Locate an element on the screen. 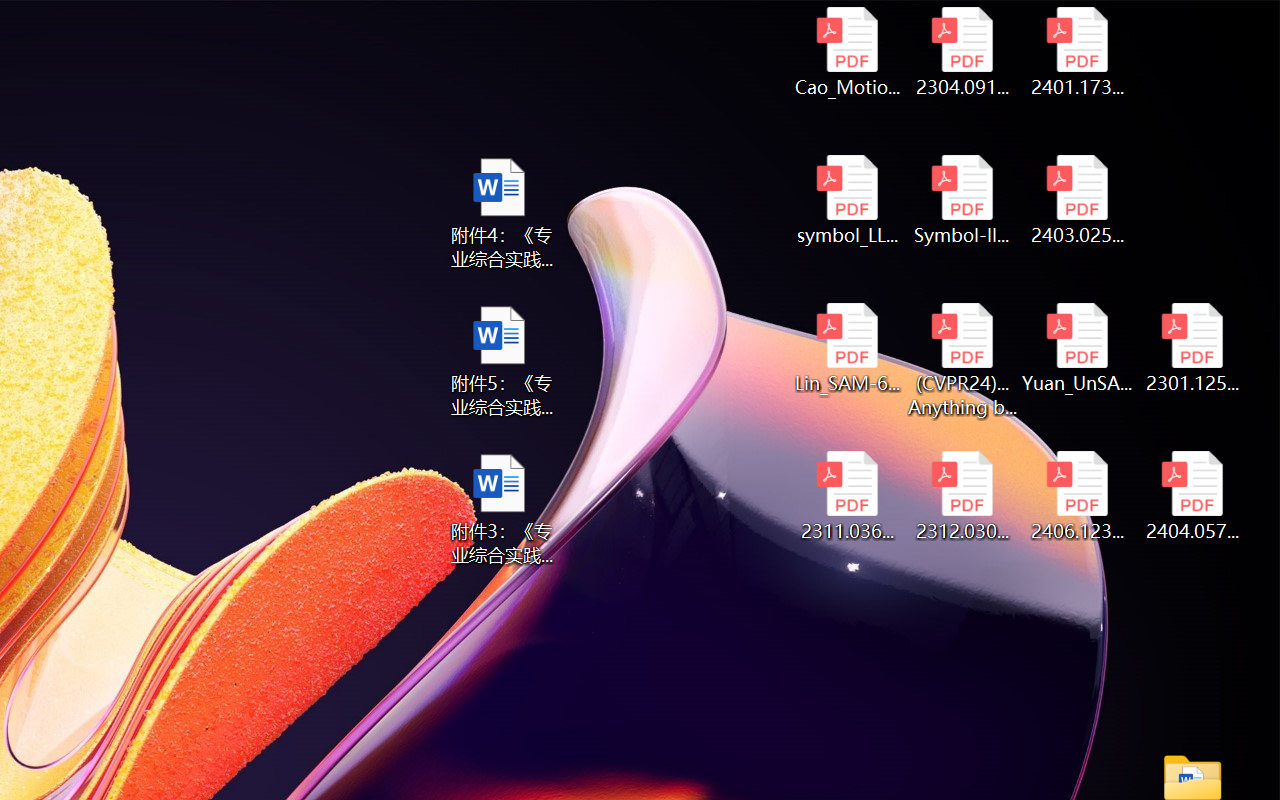 This screenshot has width=1280, height=800. 'symbol_LLM.pdf' is located at coordinates (847, 200).